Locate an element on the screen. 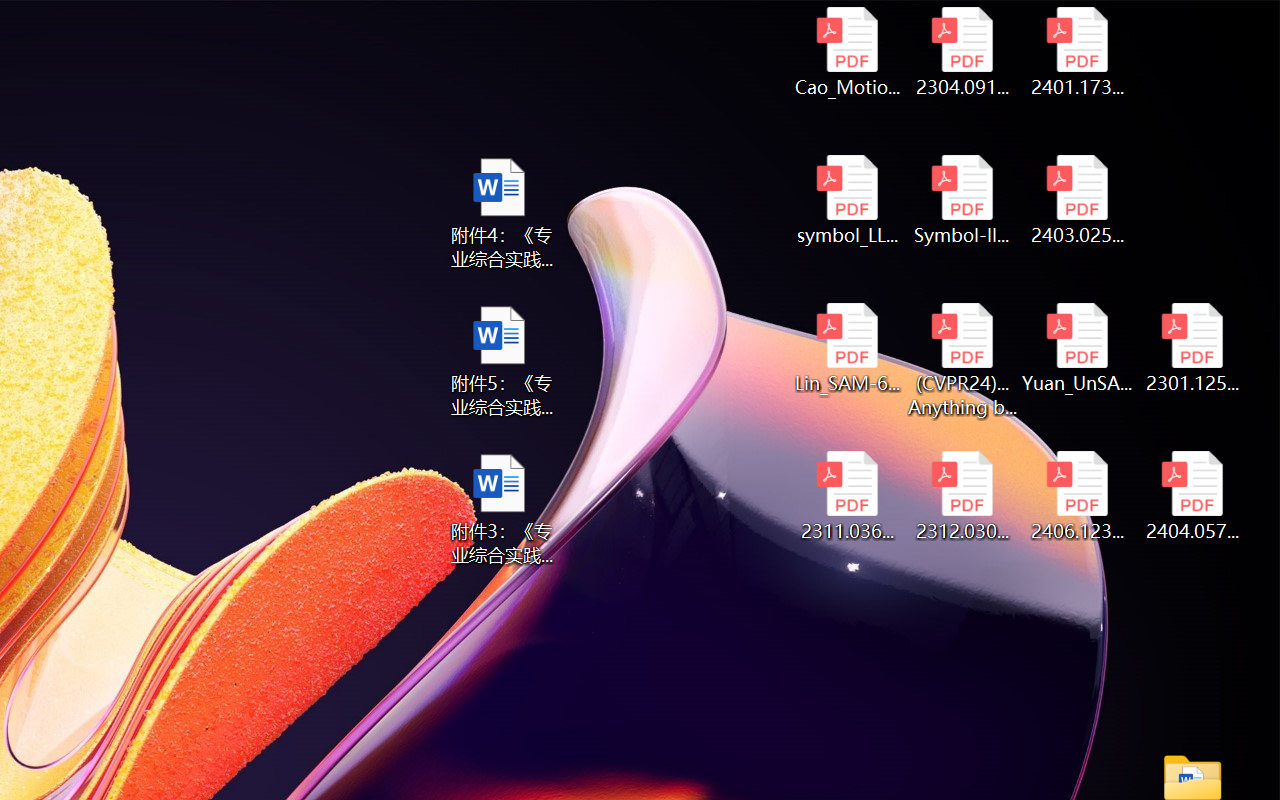 This screenshot has width=1280, height=800. 'symbol_LLM.pdf' is located at coordinates (847, 200).